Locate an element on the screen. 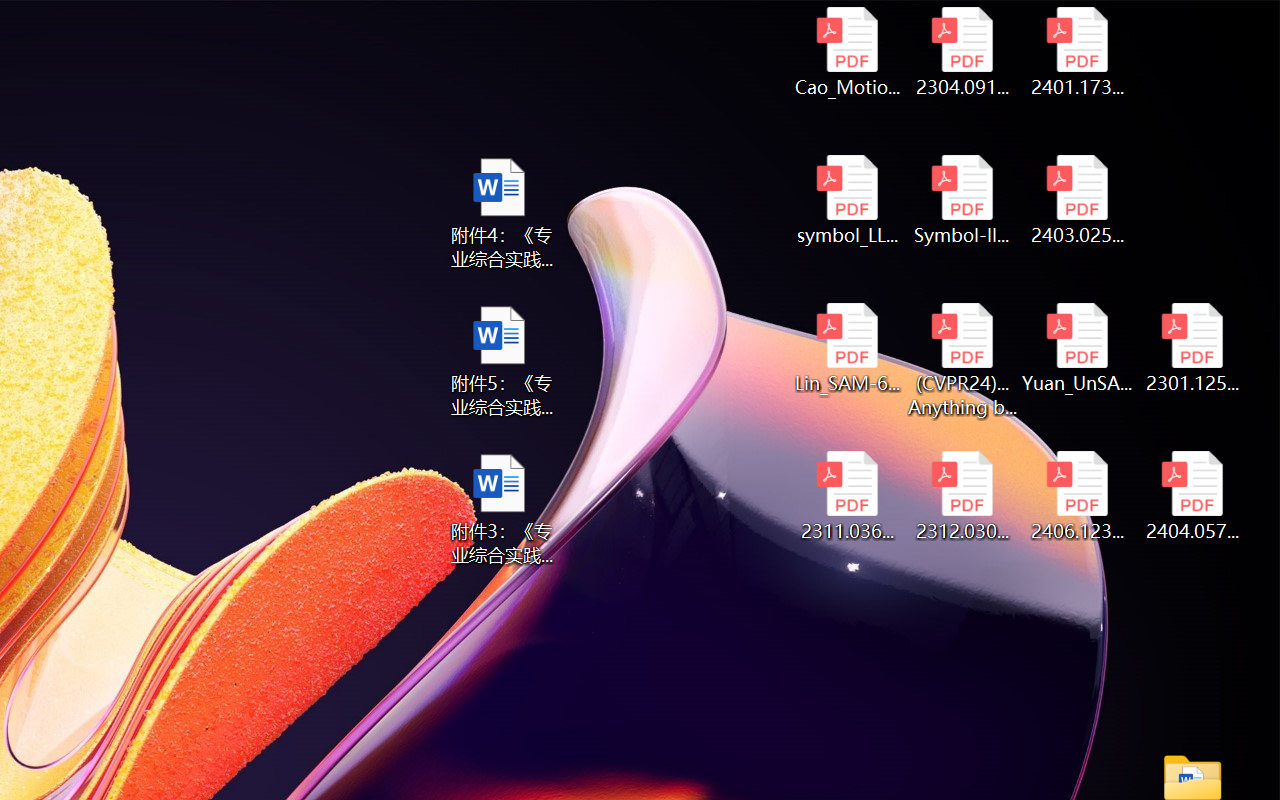 This screenshot has width=1280, height=800. 'symbol_LLM.pdf' is located at coordinates (847, 200).